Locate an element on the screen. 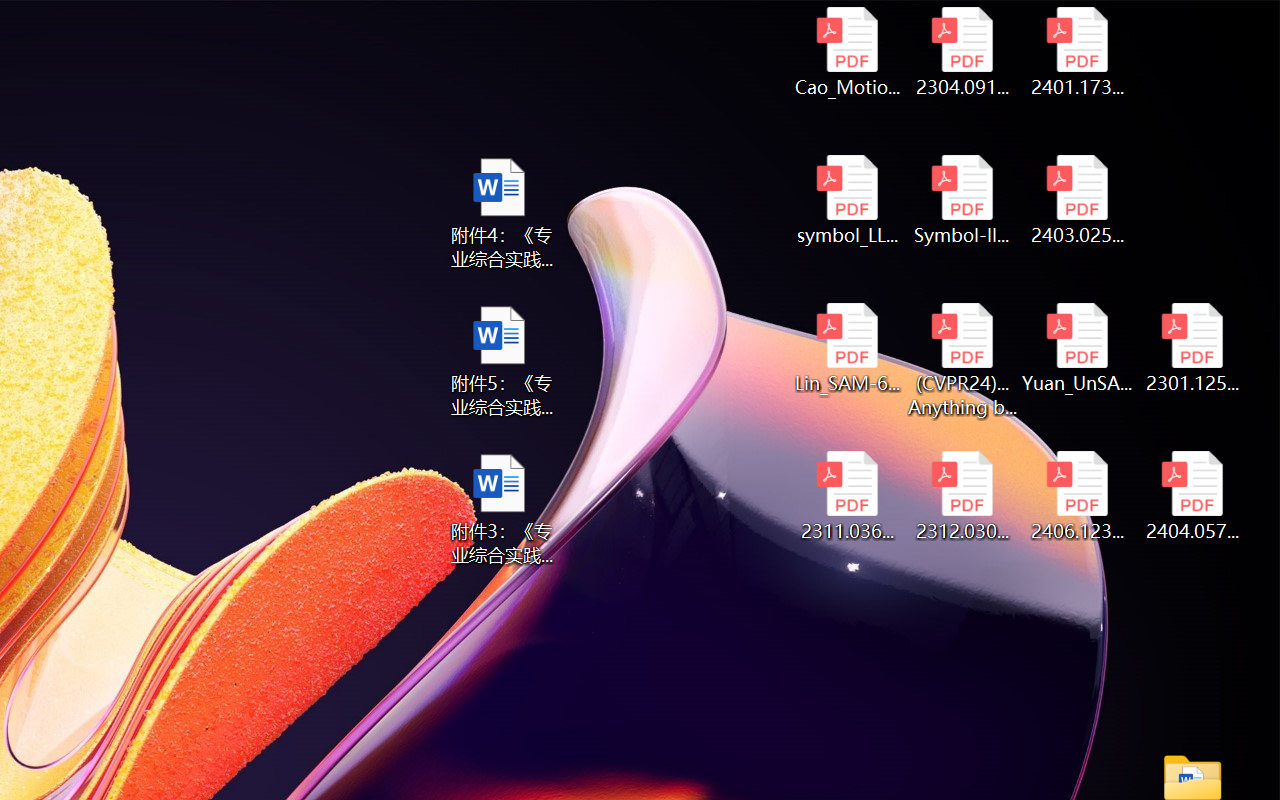 This screenshot has width=1280, height=800. 'symbol_LLM.pdf' is located at coordinates (847, 200).